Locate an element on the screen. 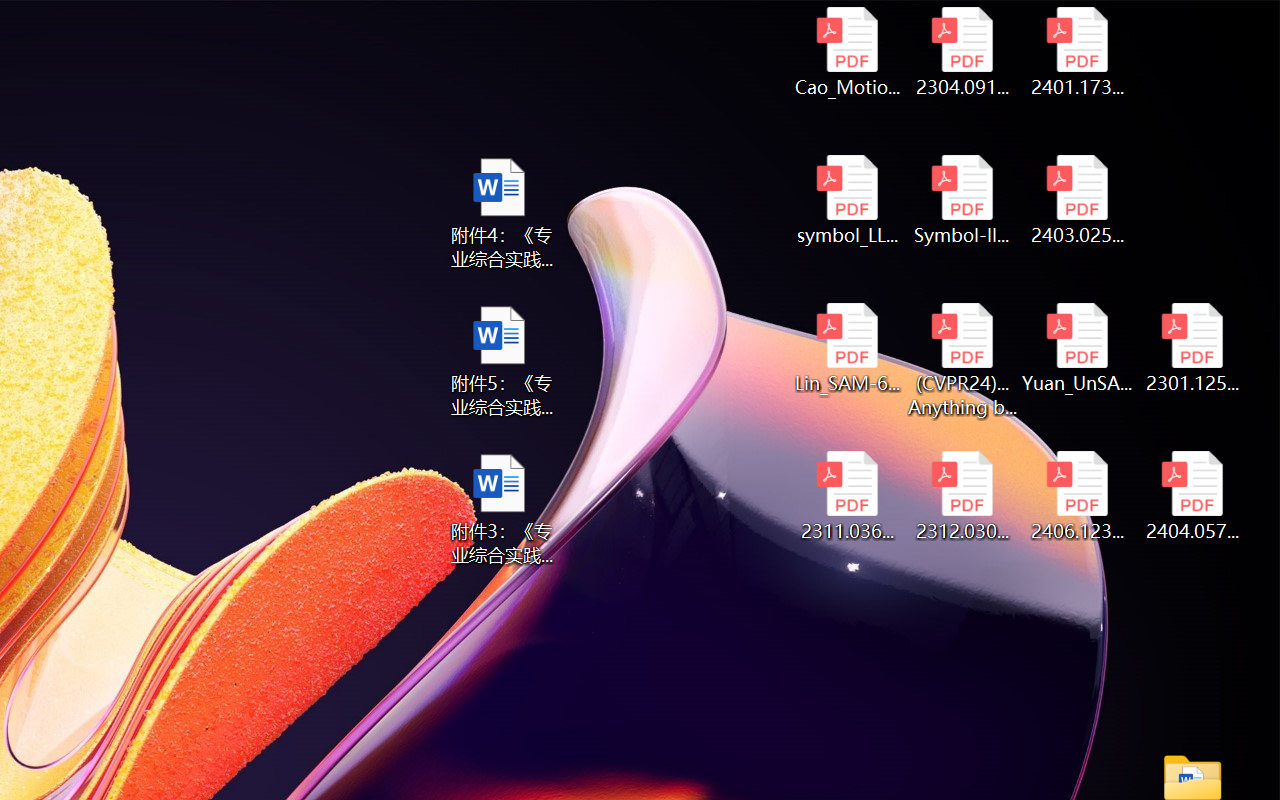 This screenshot has width=1280, height=800. 'symbol_LLM.pdf' is located at coordinates (847, 200).